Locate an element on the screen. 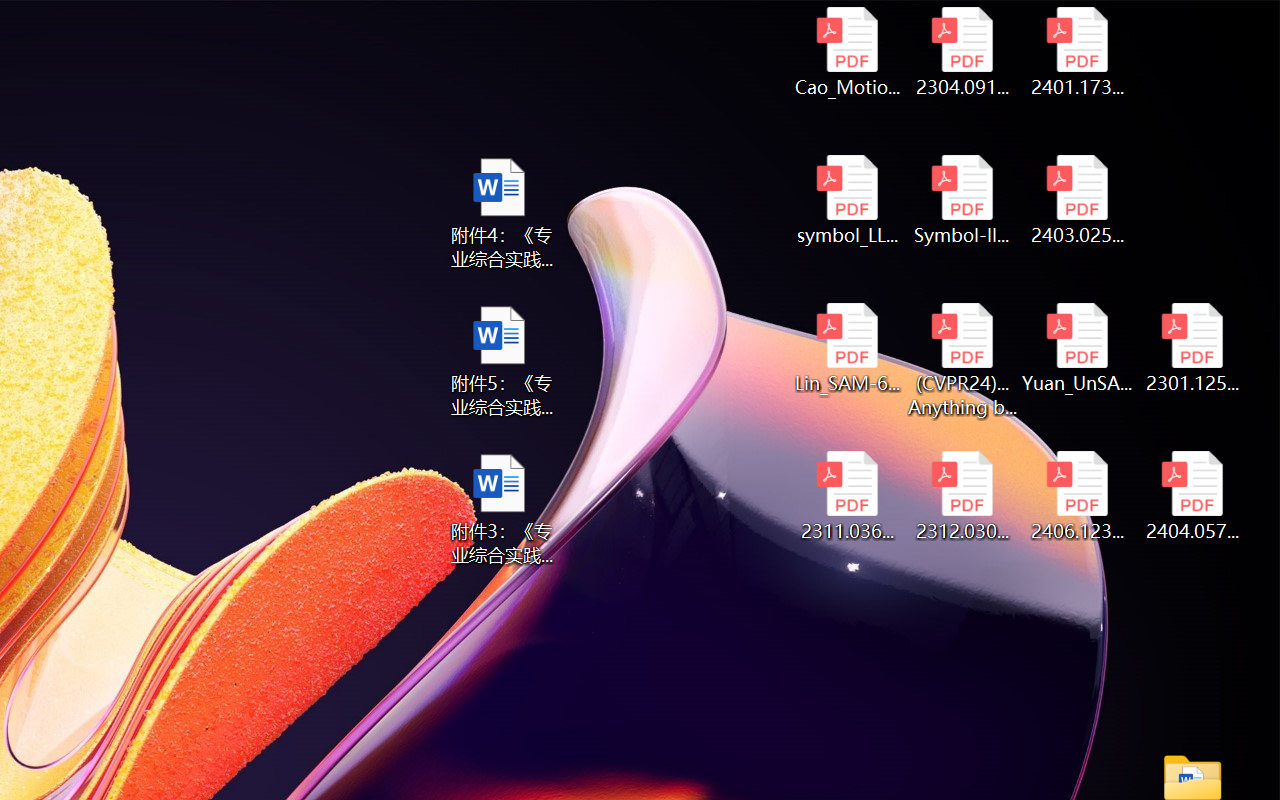 This screenshot has width=1280, height=800. 'symbol_LLM.pdf' is located at coordinates (847, 200).